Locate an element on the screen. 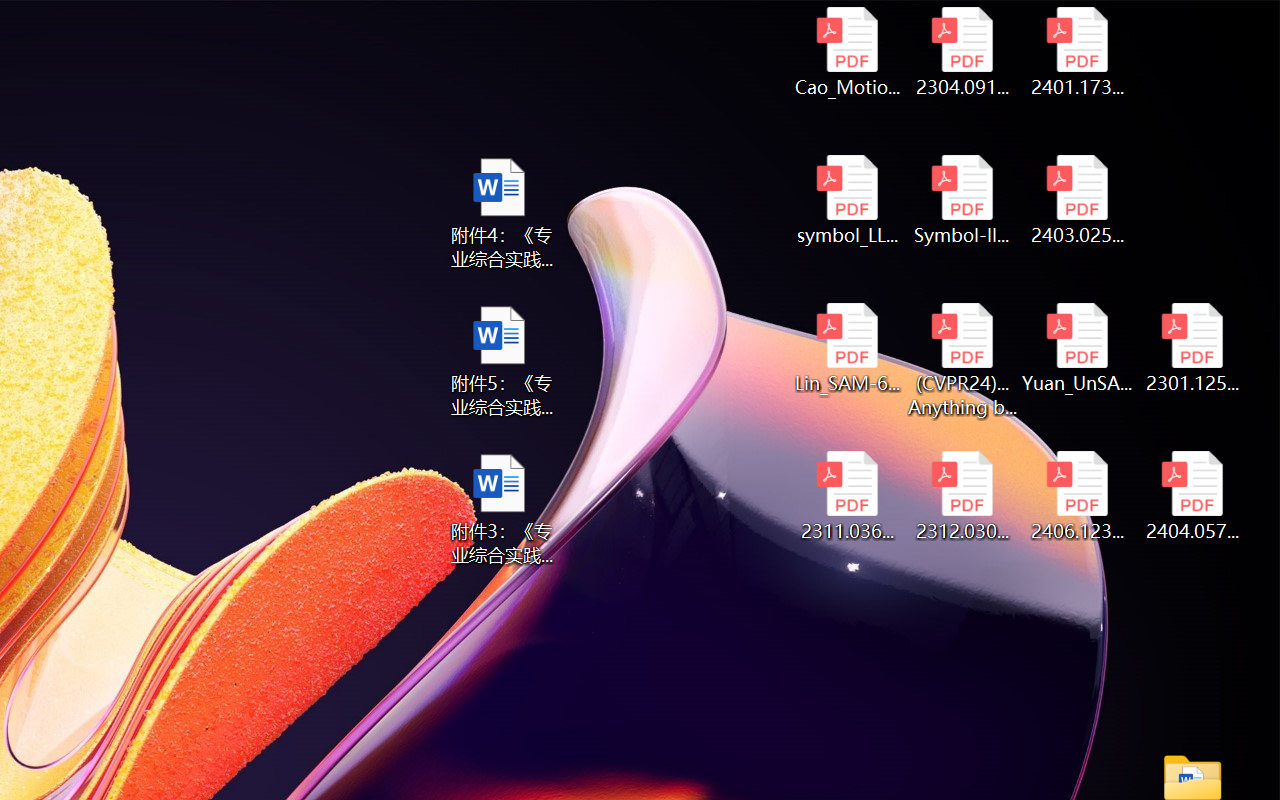 This screenshot has width=1280, height=800. 'symbol_LLM.pdf' is located at coordinates (847, 200).